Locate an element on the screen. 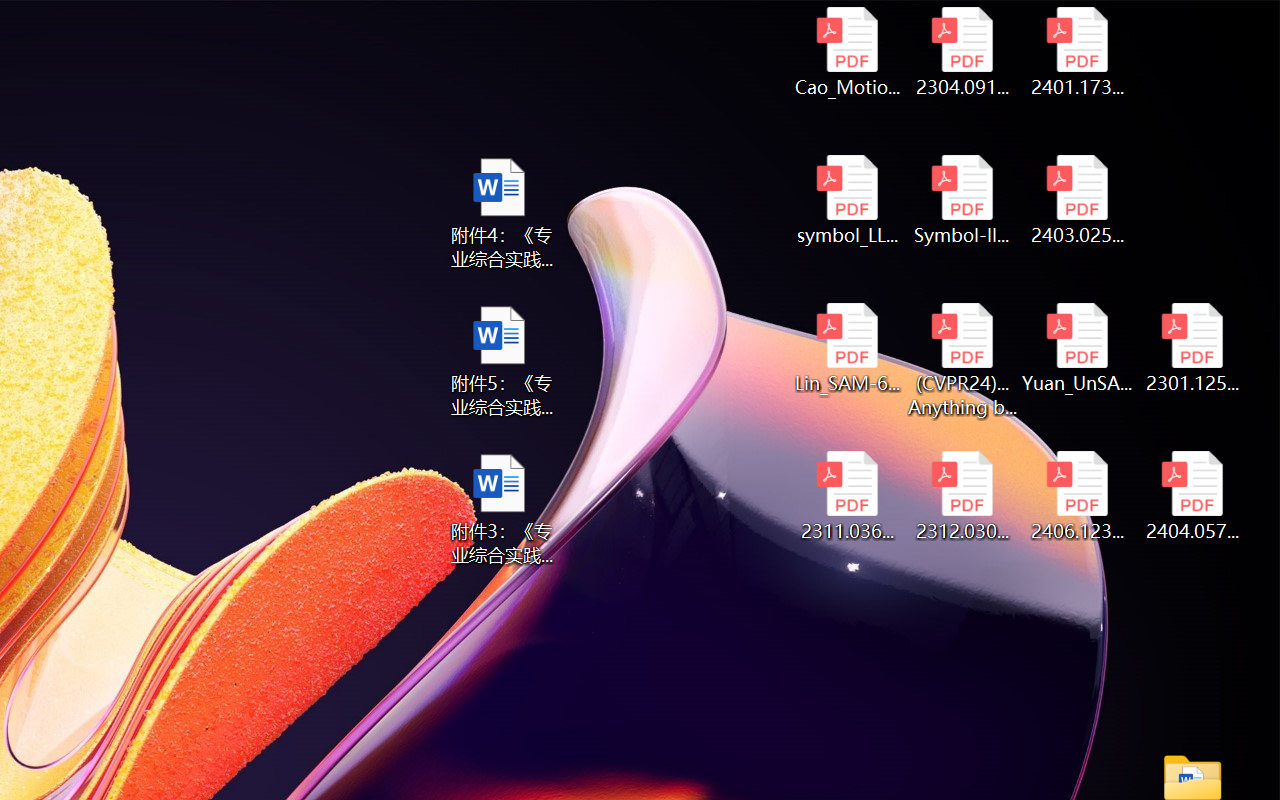 This screenshot has width=1280, height=800. 'symbol_LLM.pdf' is located at coordinates (847, 200).